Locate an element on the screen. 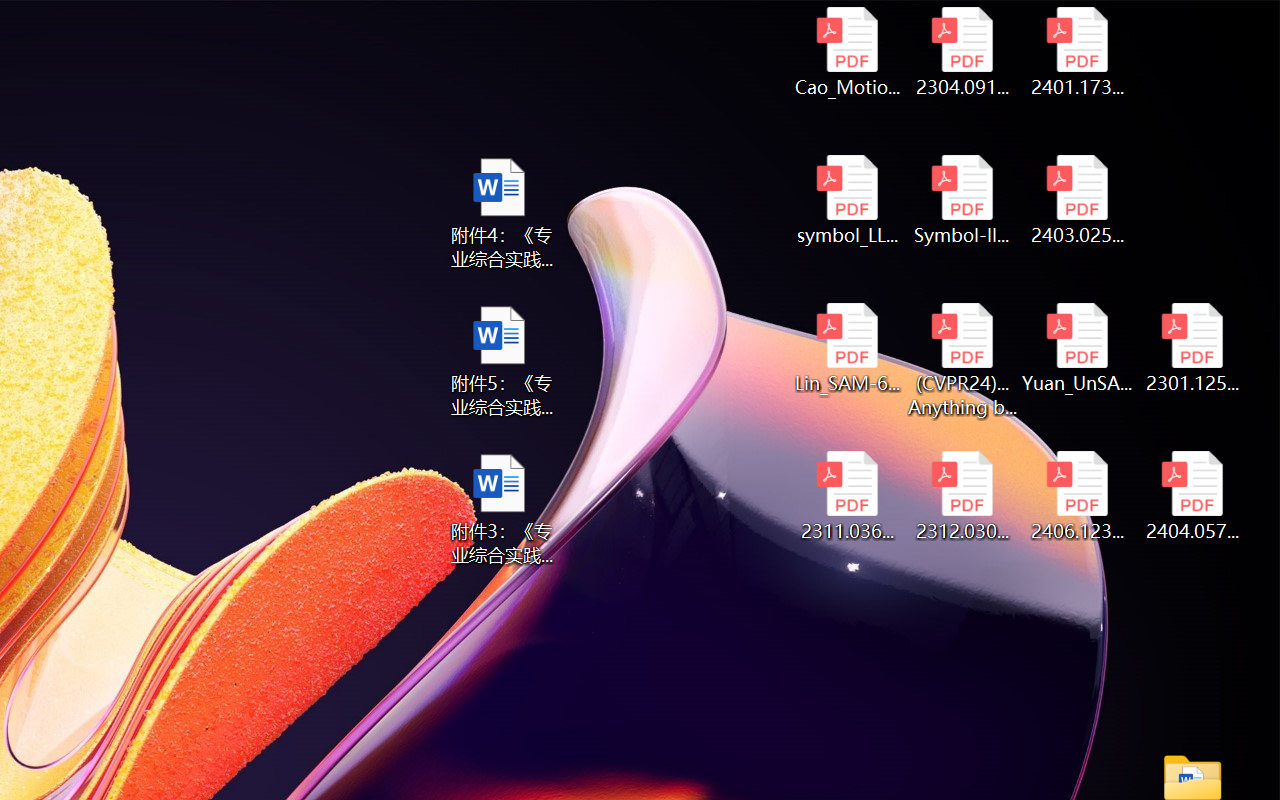 This screenshot has width=1280, height=800. 'symbol_LLM.pdf' is located at coordinates (847, 200).